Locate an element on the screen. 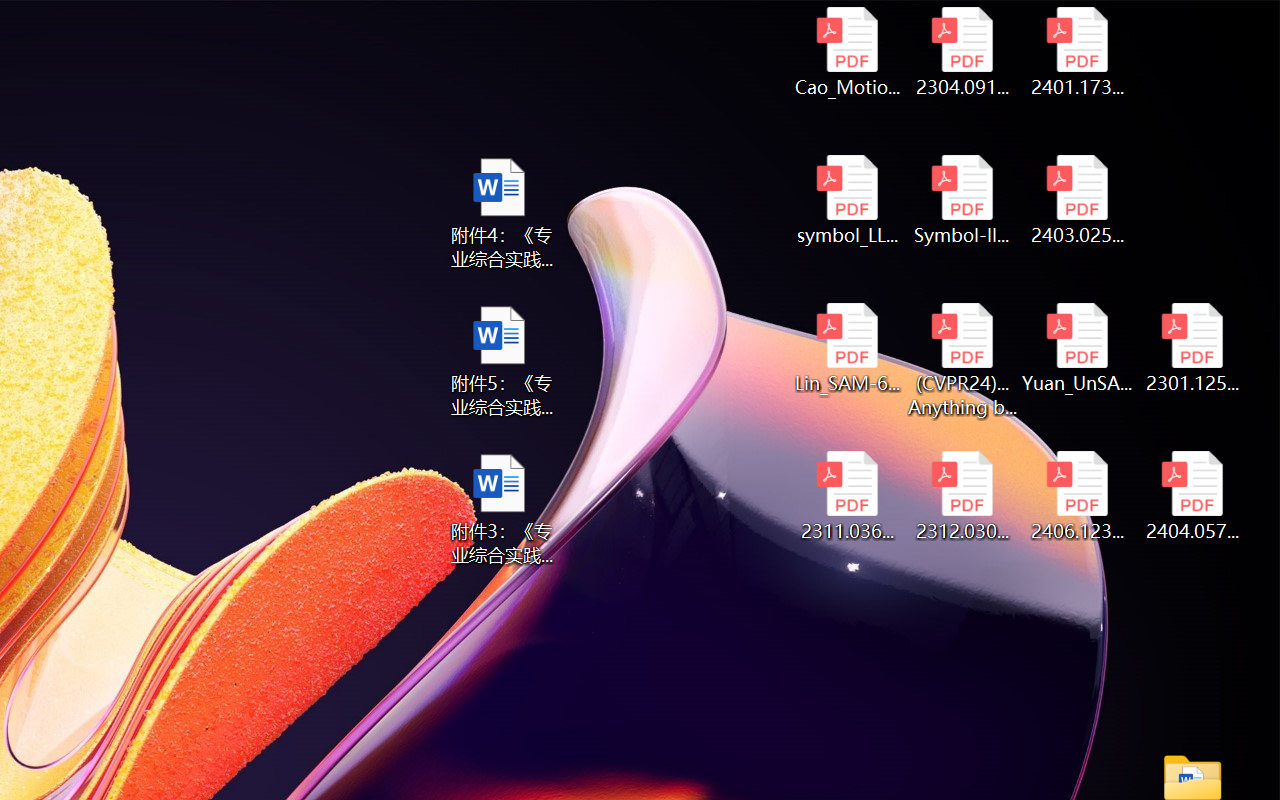 This screenshot has width=1280, height=800. 'symbol_LLM.pdf' is located at coordinates (847, 200).